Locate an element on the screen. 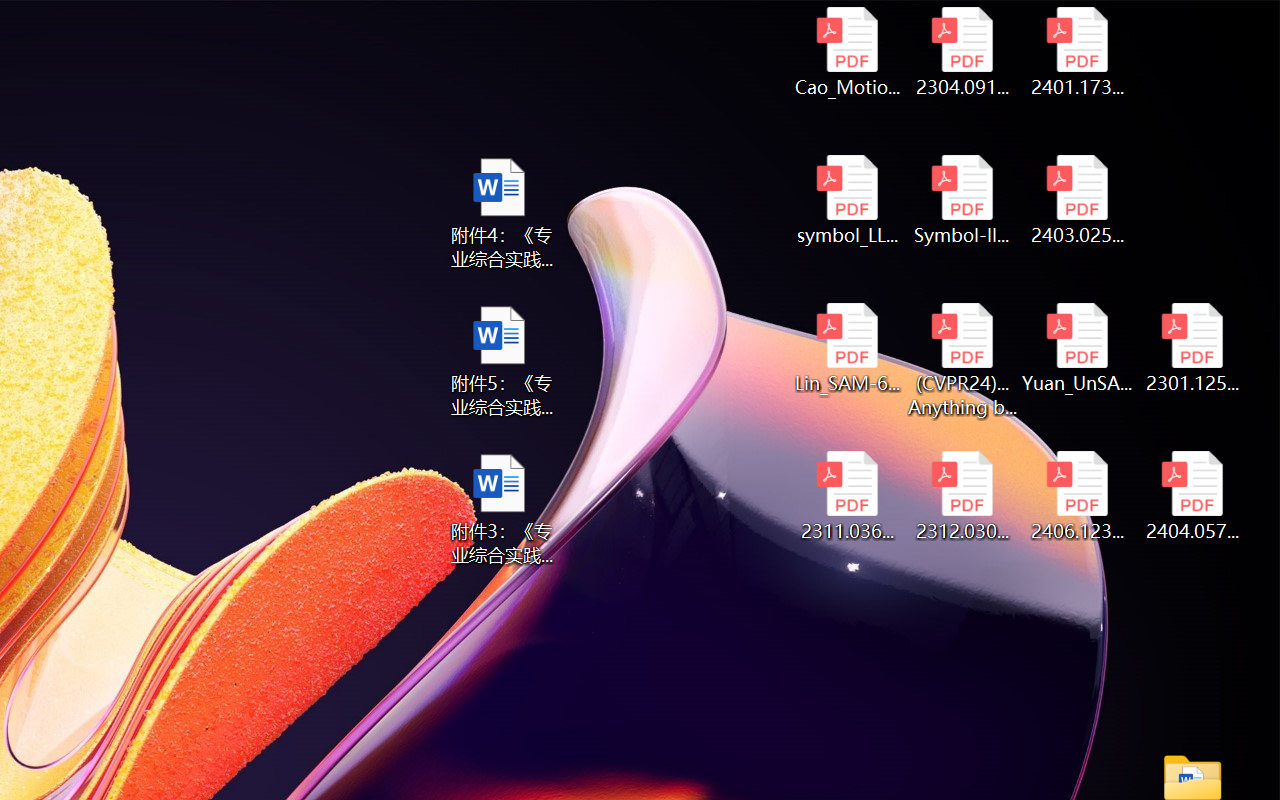 This screenshot has width=1280, height=800. 'symbol_LLM.pdf' is located at coordinates (847, 200).